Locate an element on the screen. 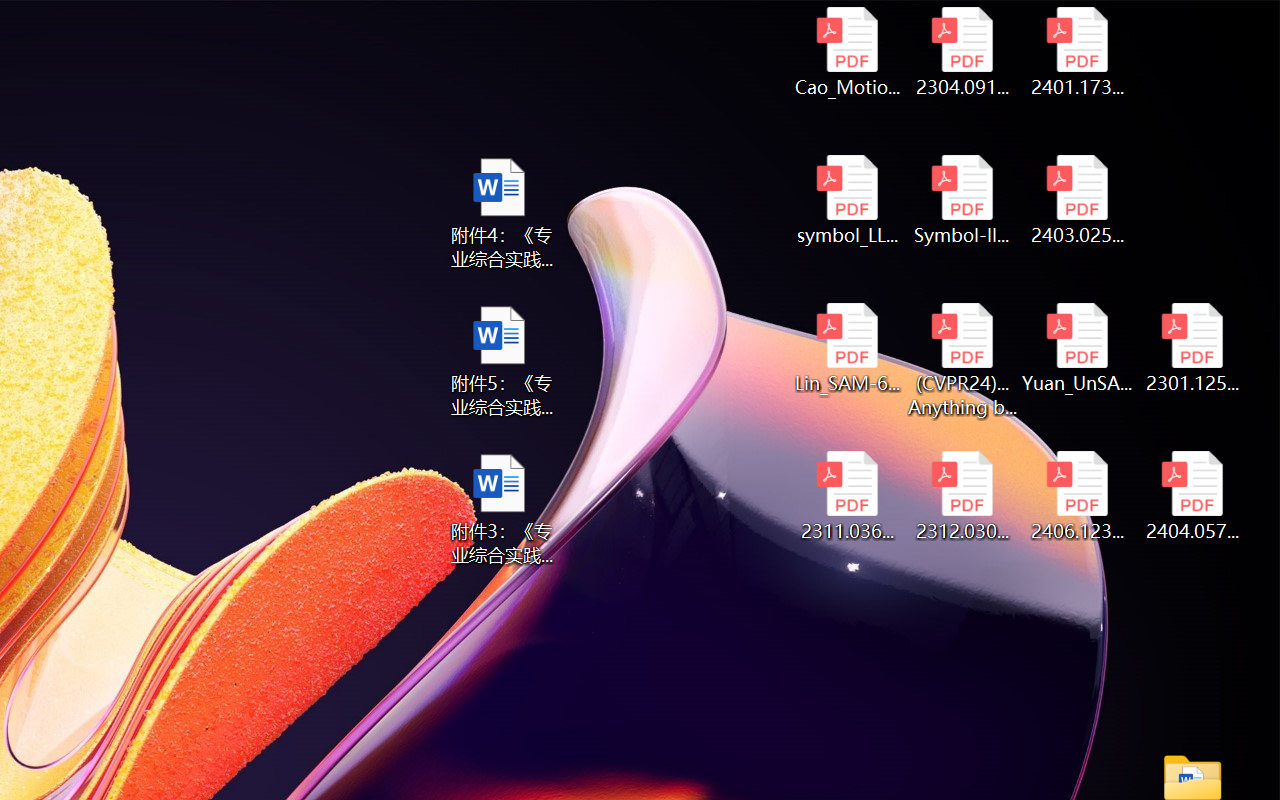 This screenshot has width=1280, height=800. 'symbol_LLM.pdf' is located at coordinates (847, 200).